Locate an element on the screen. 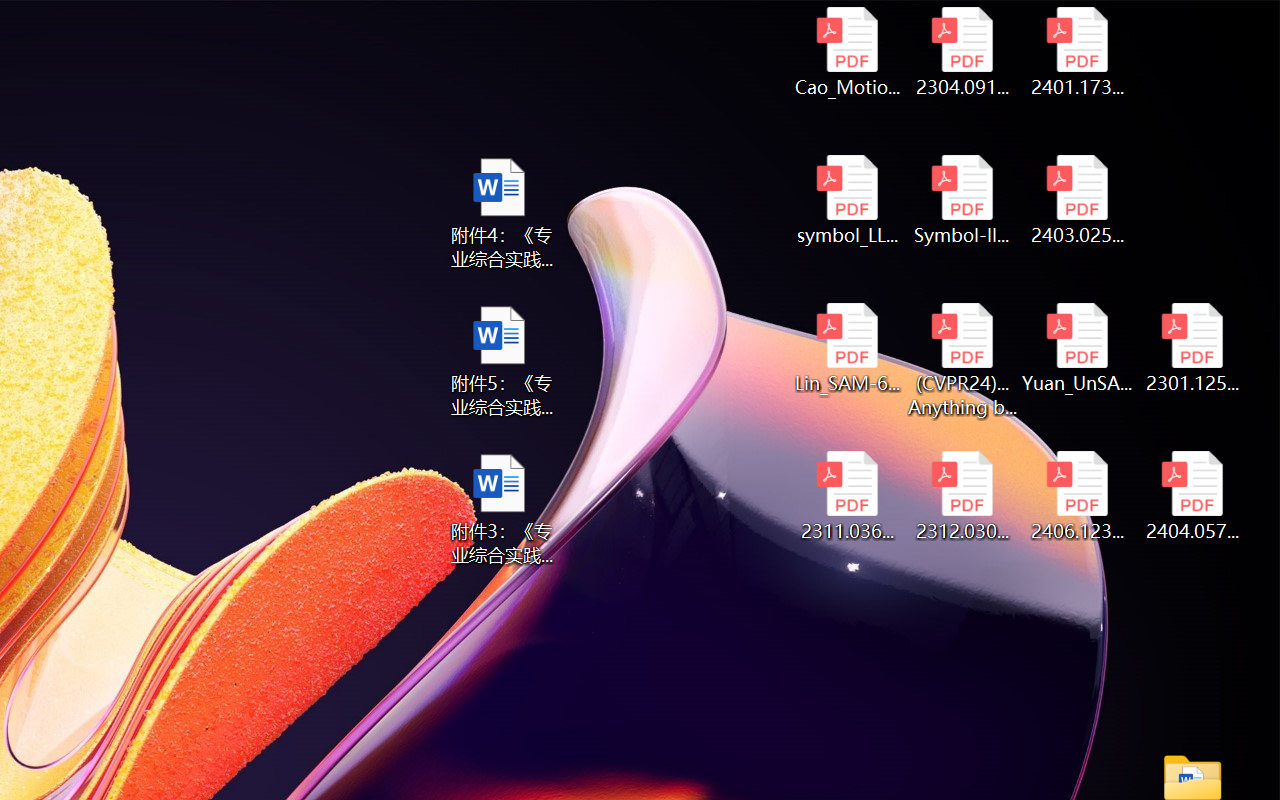 This screenshot has width=1280, height=800. 'symbol_LLM.pdf' is located at coordinates (847, 200).